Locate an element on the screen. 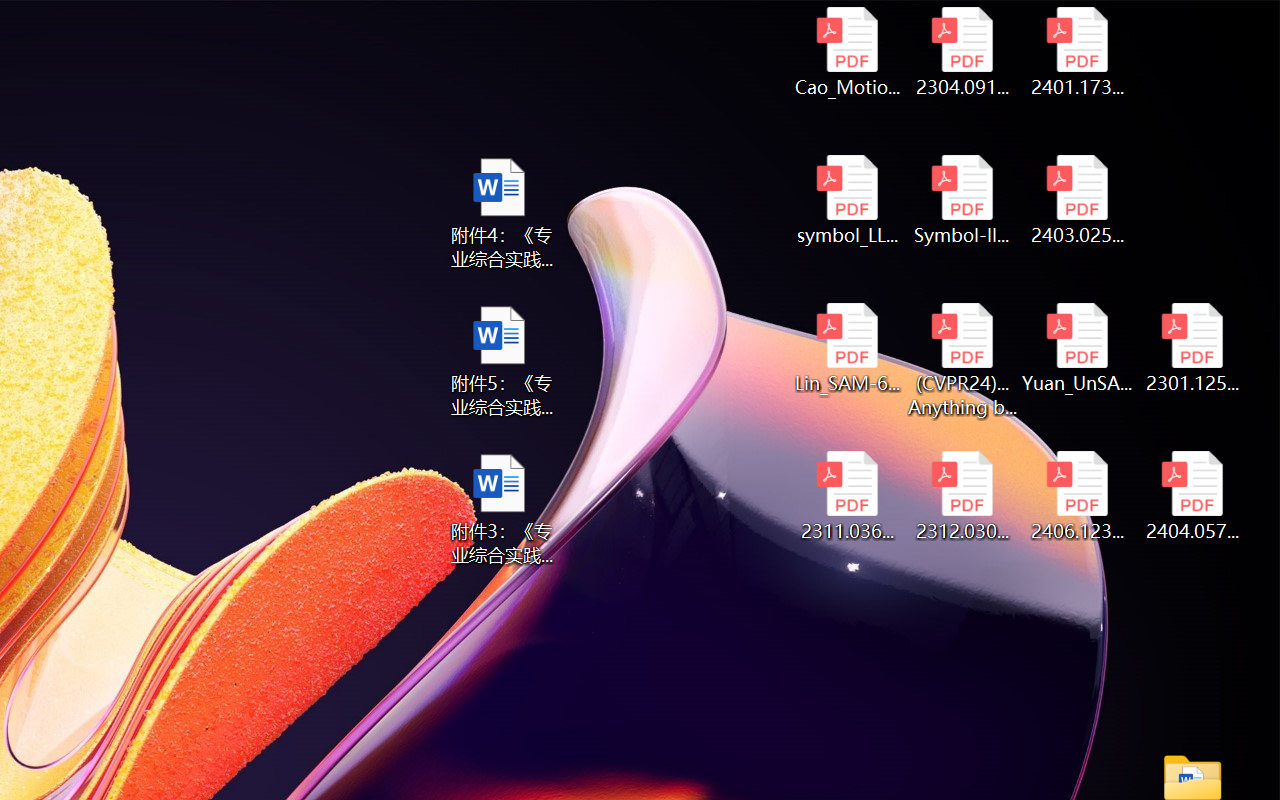 This screenshot has width=1280, height=800. 'symbol_LLM.pdf' is located at coordinates (847, 200).